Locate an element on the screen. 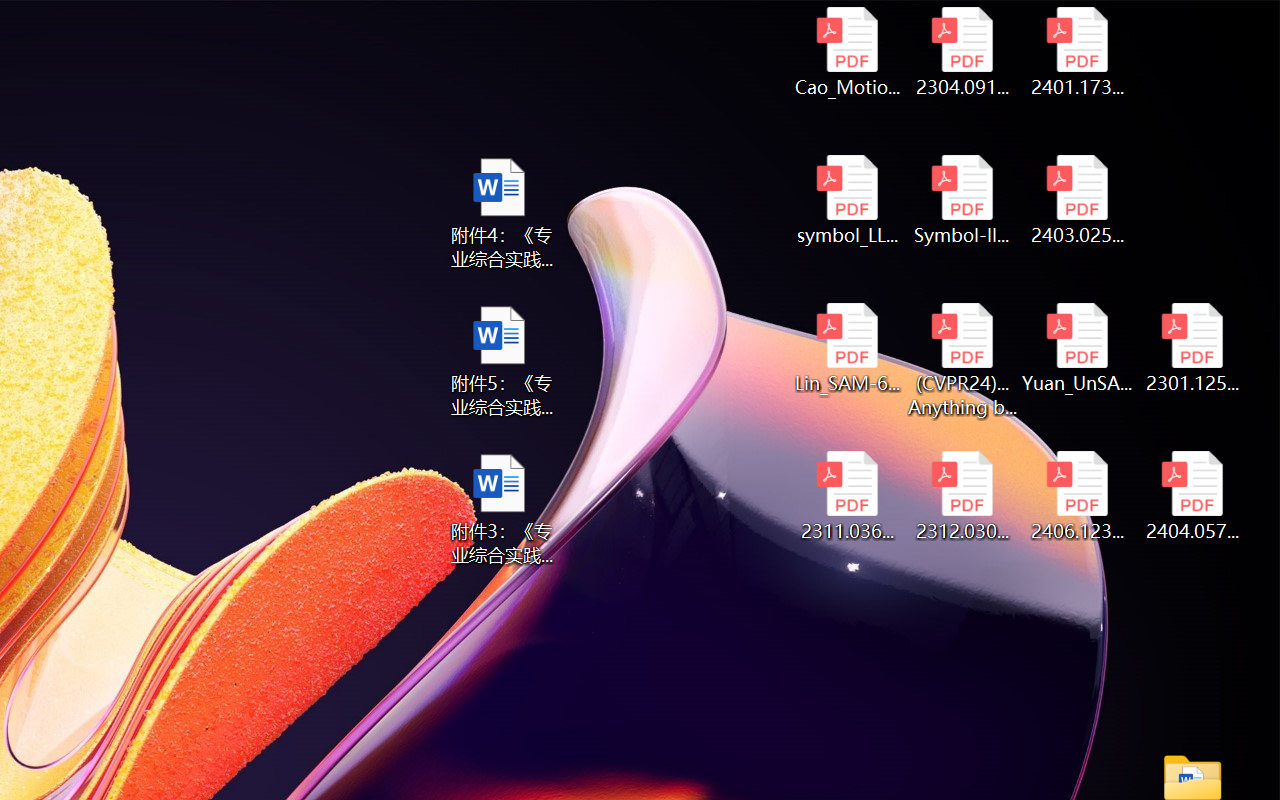 This screenshot has width=1280, height=800. 'symbol_LLM.pdf' is located at coordinates (847, 200).